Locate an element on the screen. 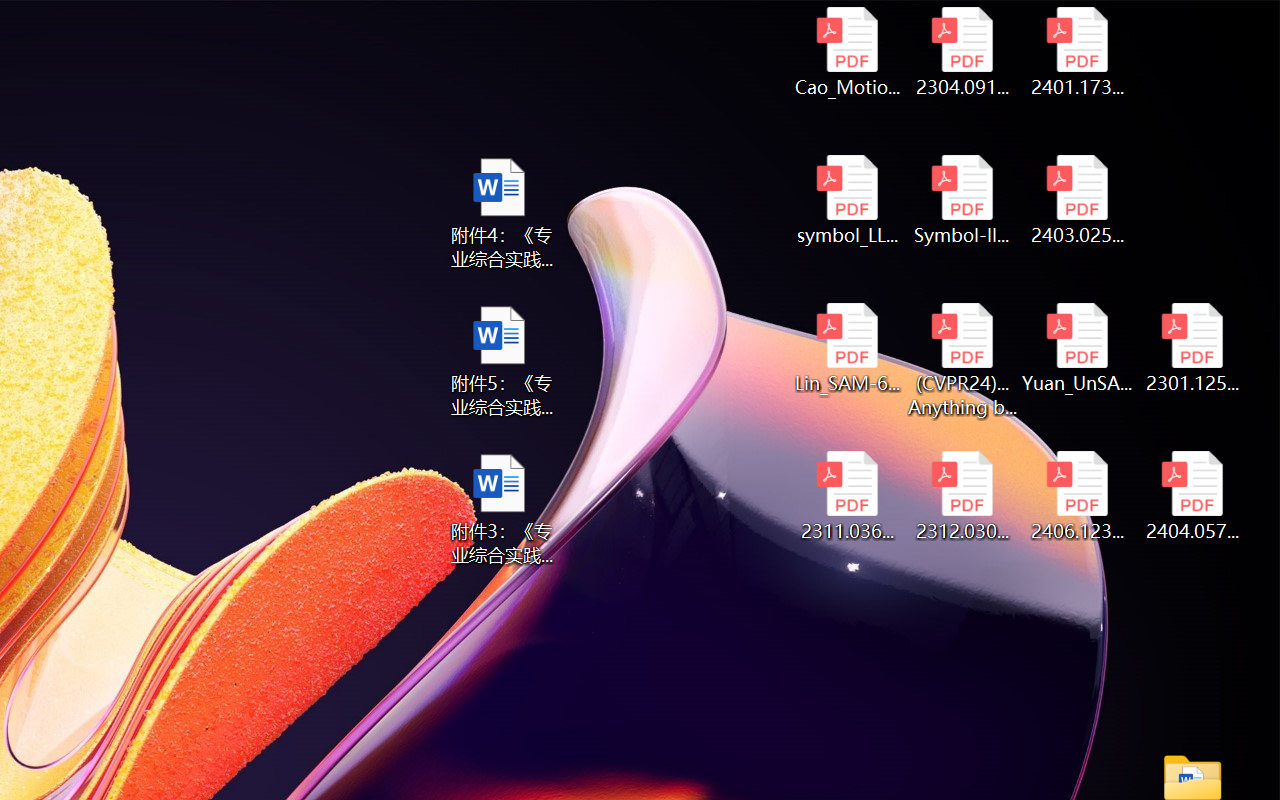 This screenshot has width=1280, height=800. 'symbol_LLM.pdf' is located at coordinates (847, 200).